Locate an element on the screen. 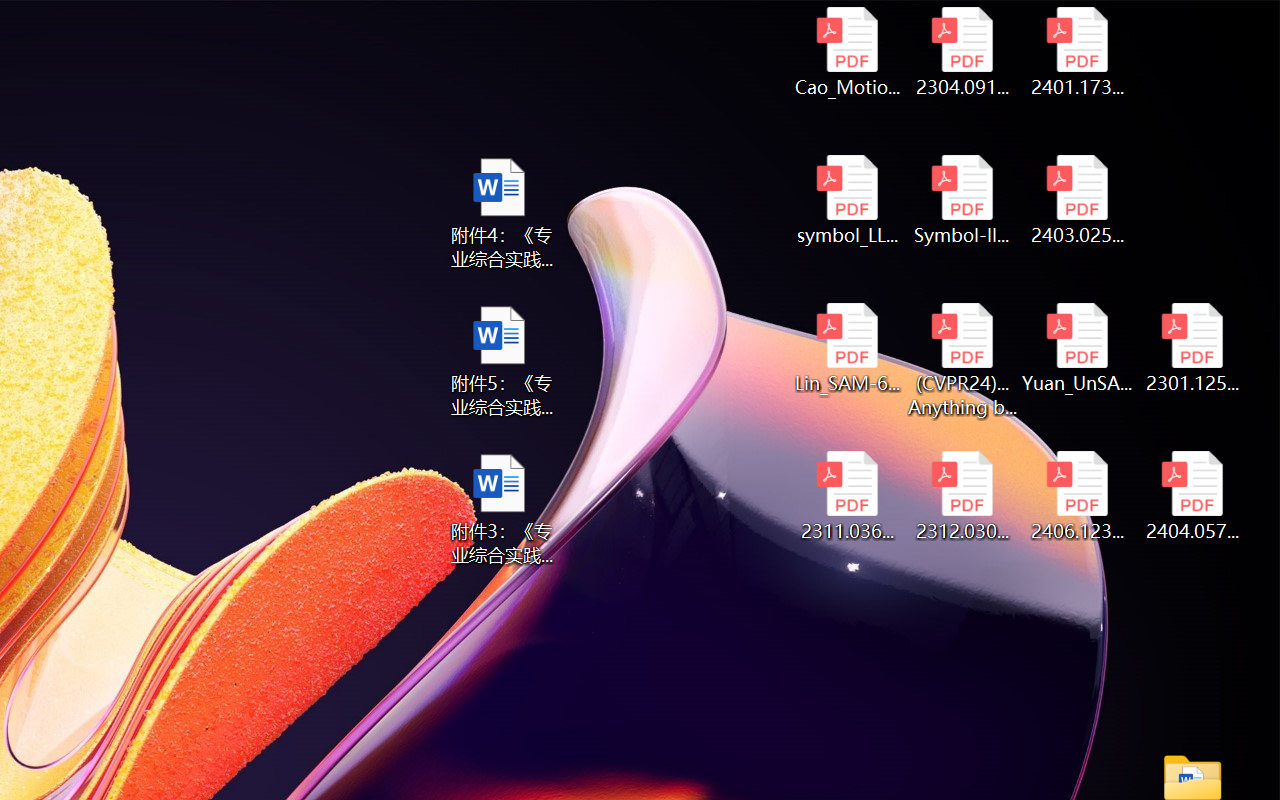 This screenshot has width=1280, height=800. 'symbol_LLM.pdf' is located at coordinates (847, 200).